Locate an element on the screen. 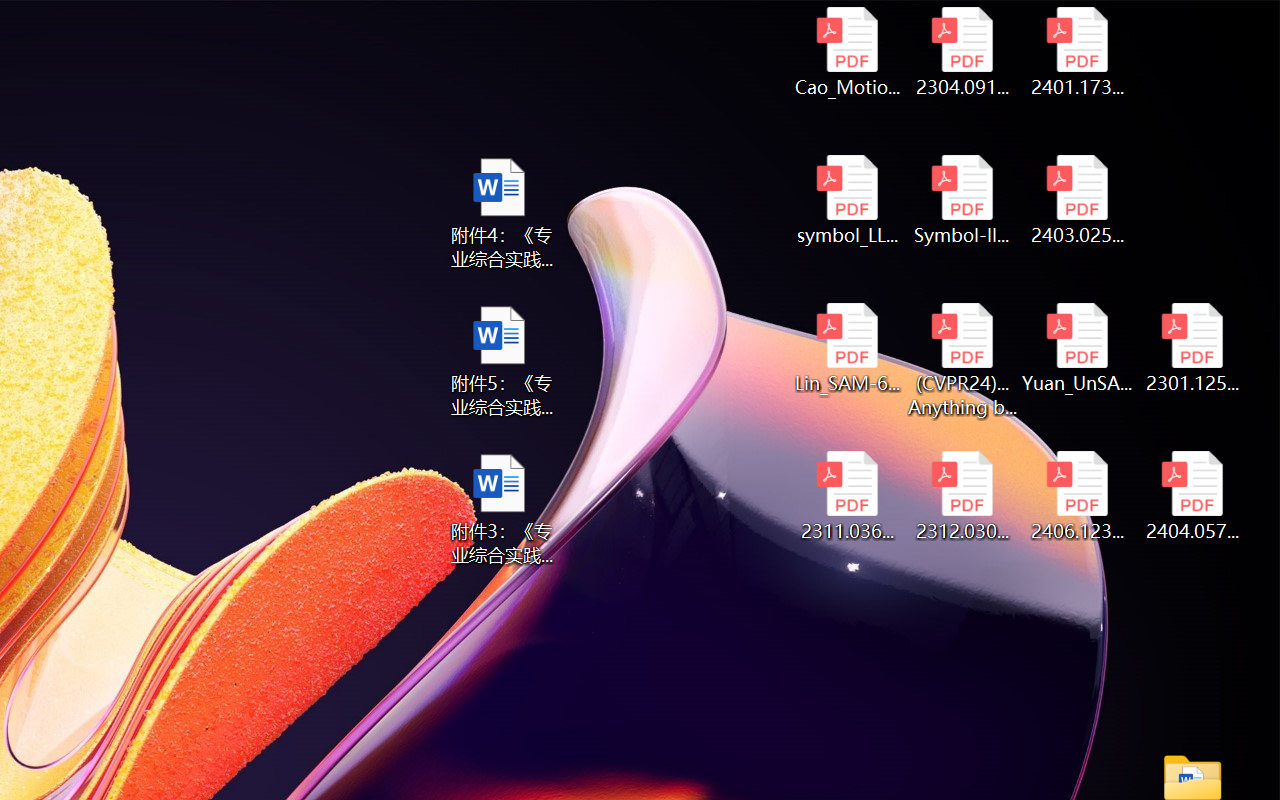 This screenshot has width=1280, height=800. 'symbol_LLM.pdf' is located at coordinates (847, 200).